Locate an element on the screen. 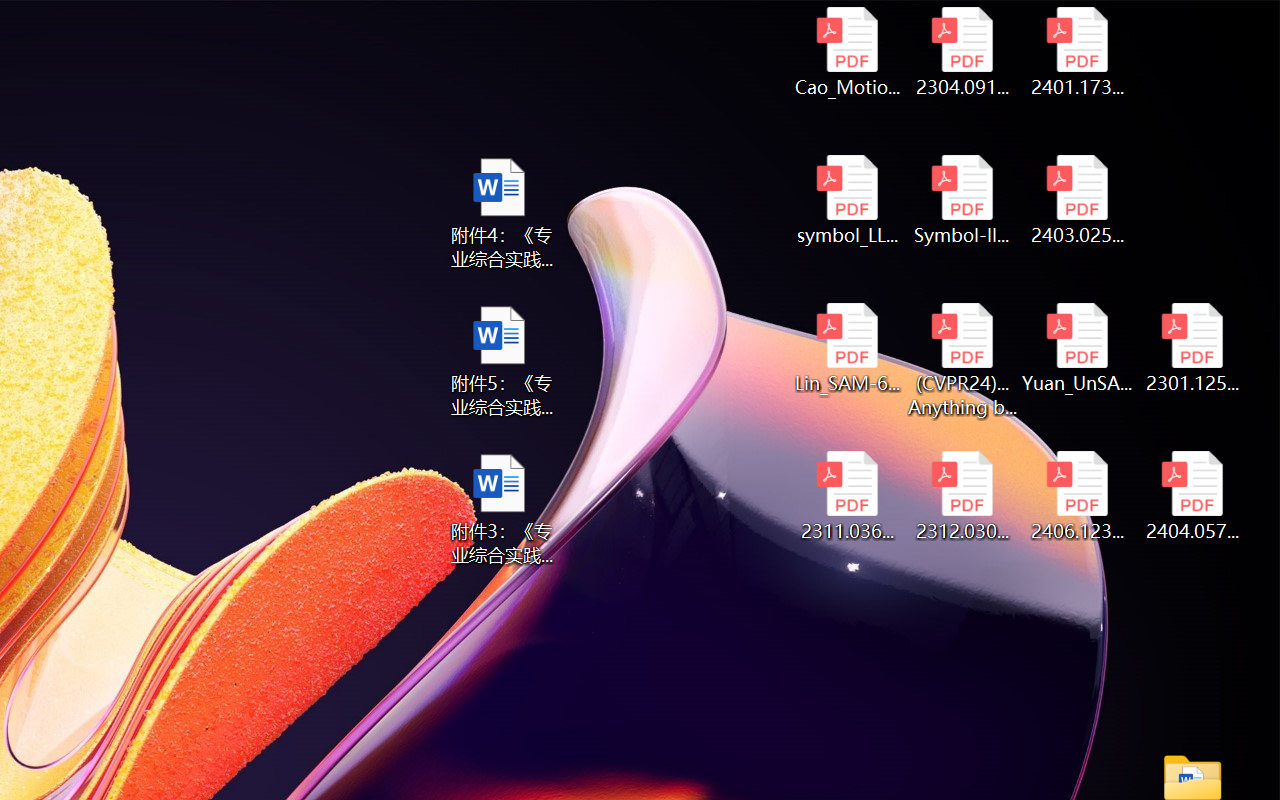 This screenshot has width=1280, height=800. 'symbol_LLM.pdf' is located at coordinates (847, 200).